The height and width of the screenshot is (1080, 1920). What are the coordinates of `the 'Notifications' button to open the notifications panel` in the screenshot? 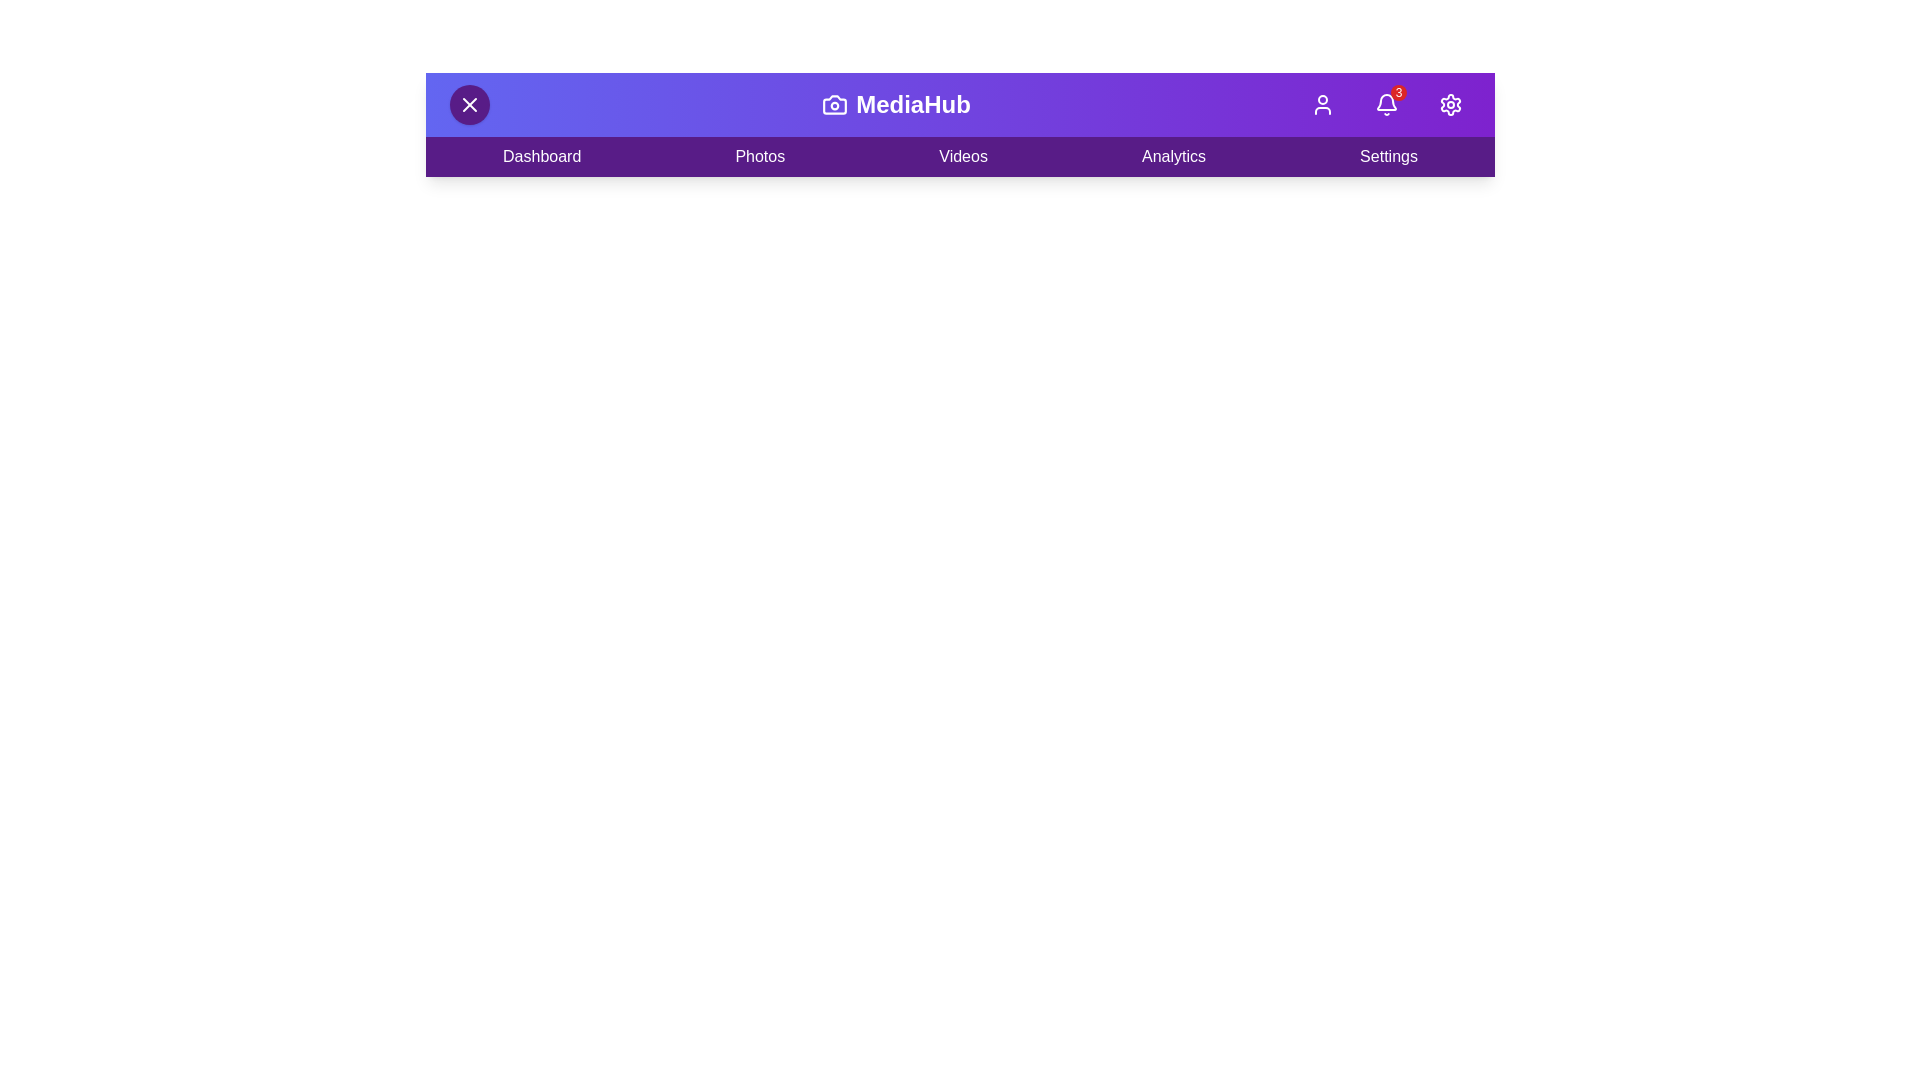 It's located at (1386, 104).